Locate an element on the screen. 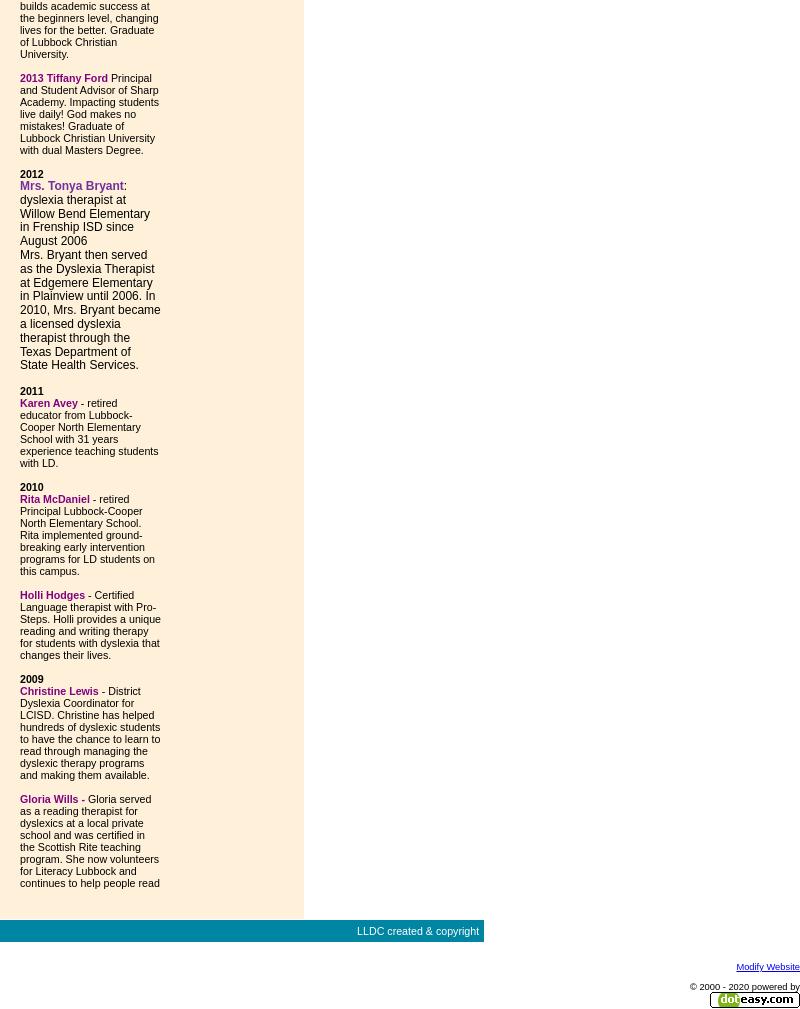 The height and width of the screenshot is (1009, 800). 'Karen Avey' is located at coordinates (47, 401).